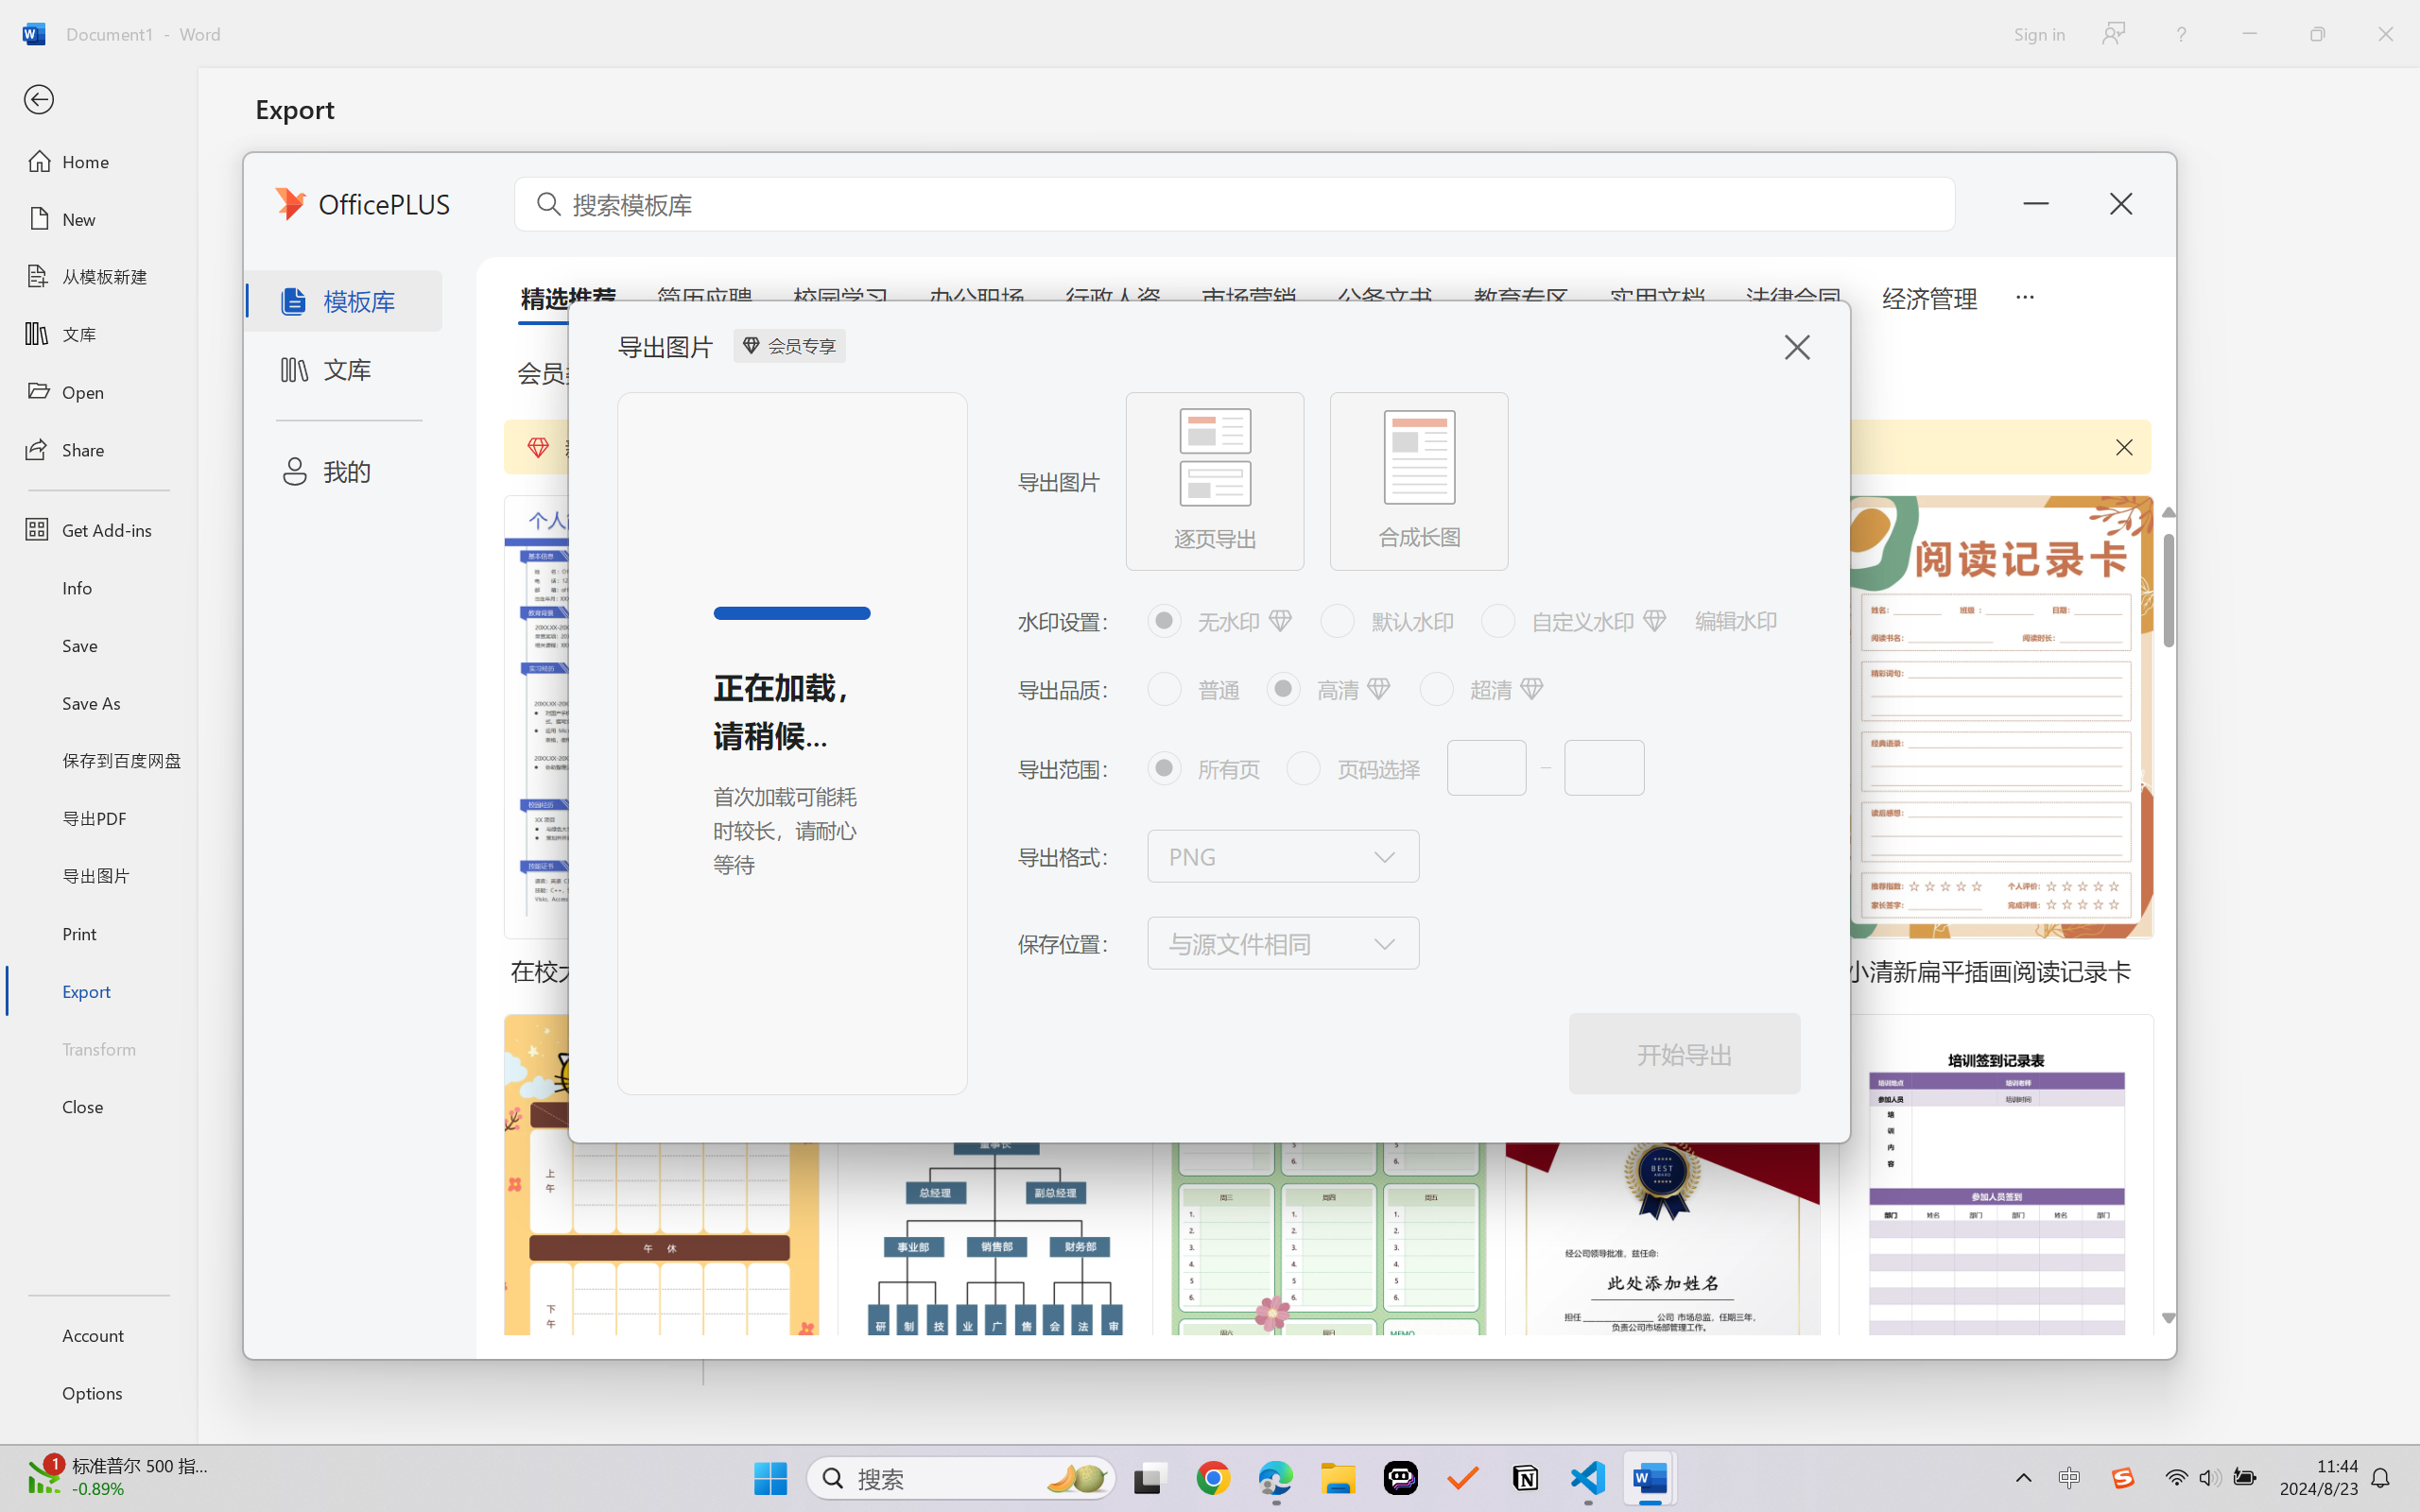  Describe the element at coordinates (97, 1334) in the screenshot. I see `'Account'` at that location.